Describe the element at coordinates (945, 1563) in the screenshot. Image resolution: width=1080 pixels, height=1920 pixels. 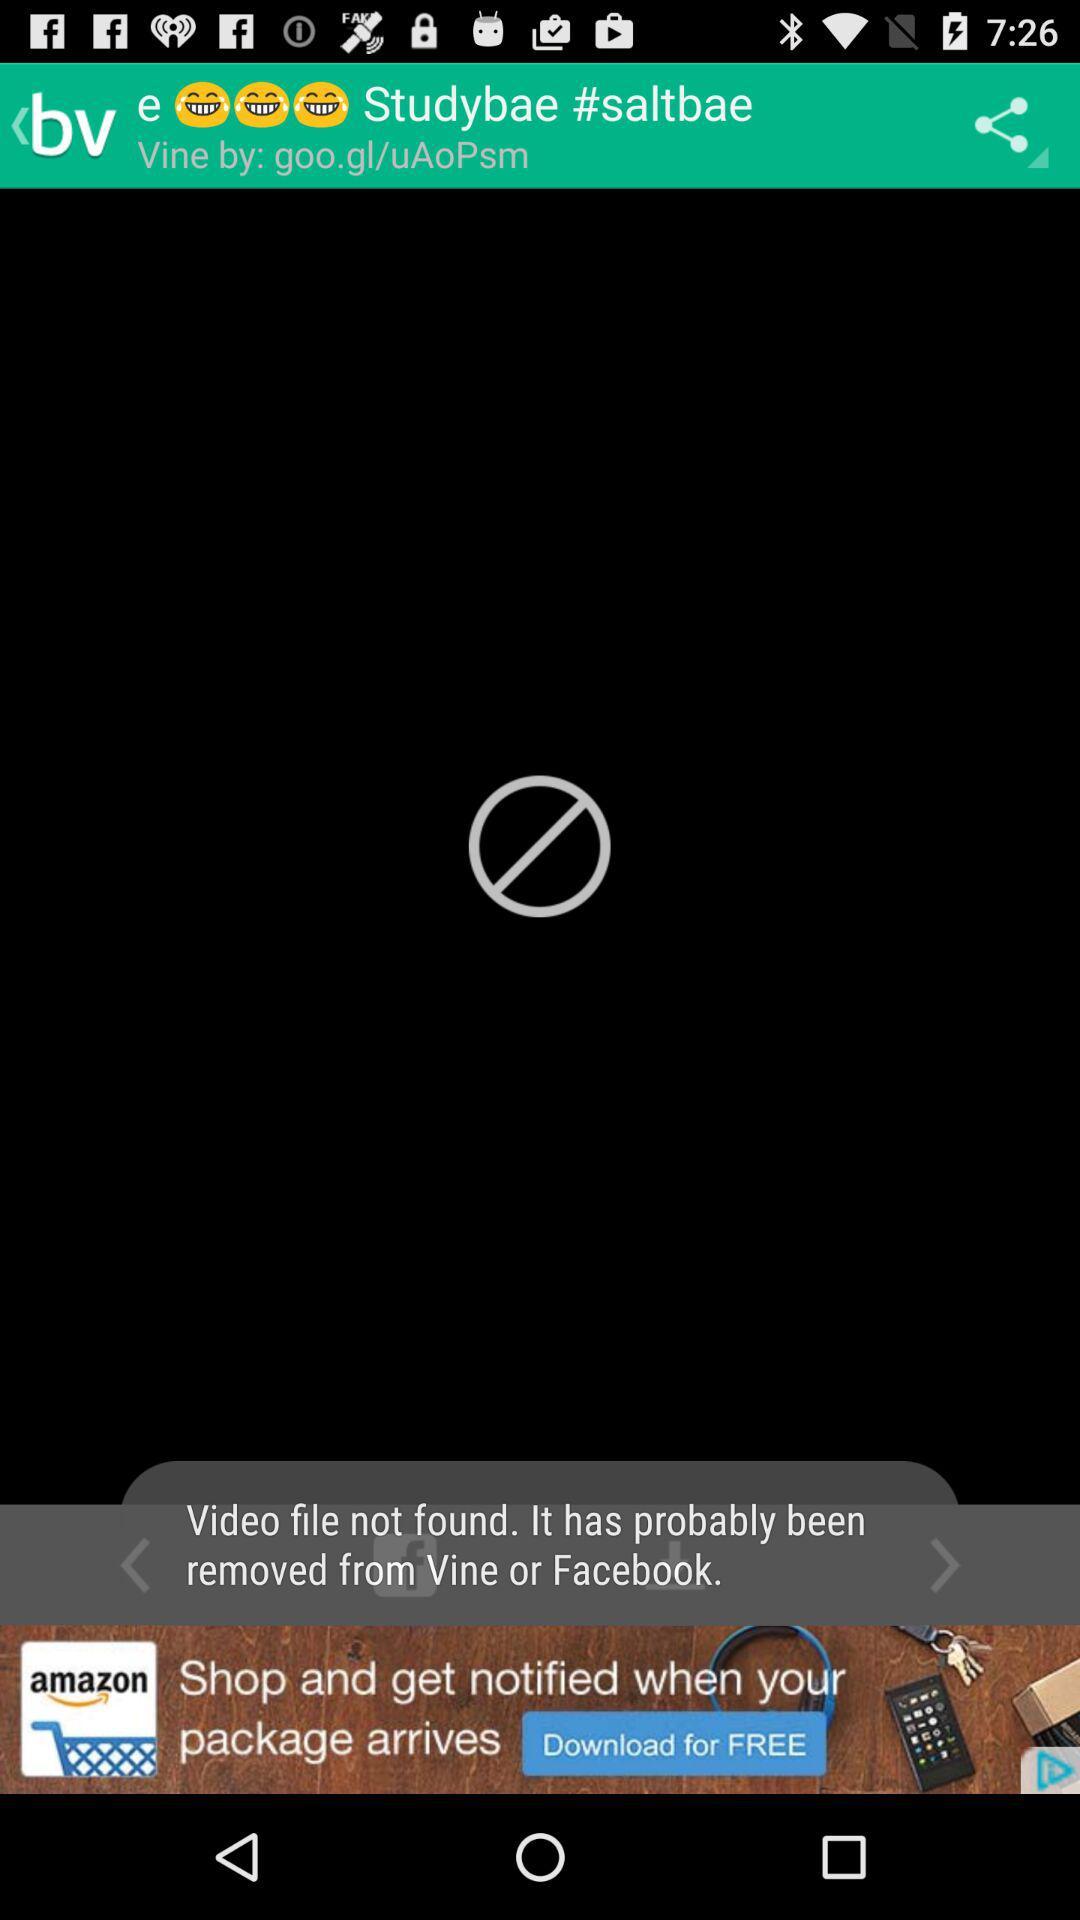
I see `the scroll right icon` at that location.